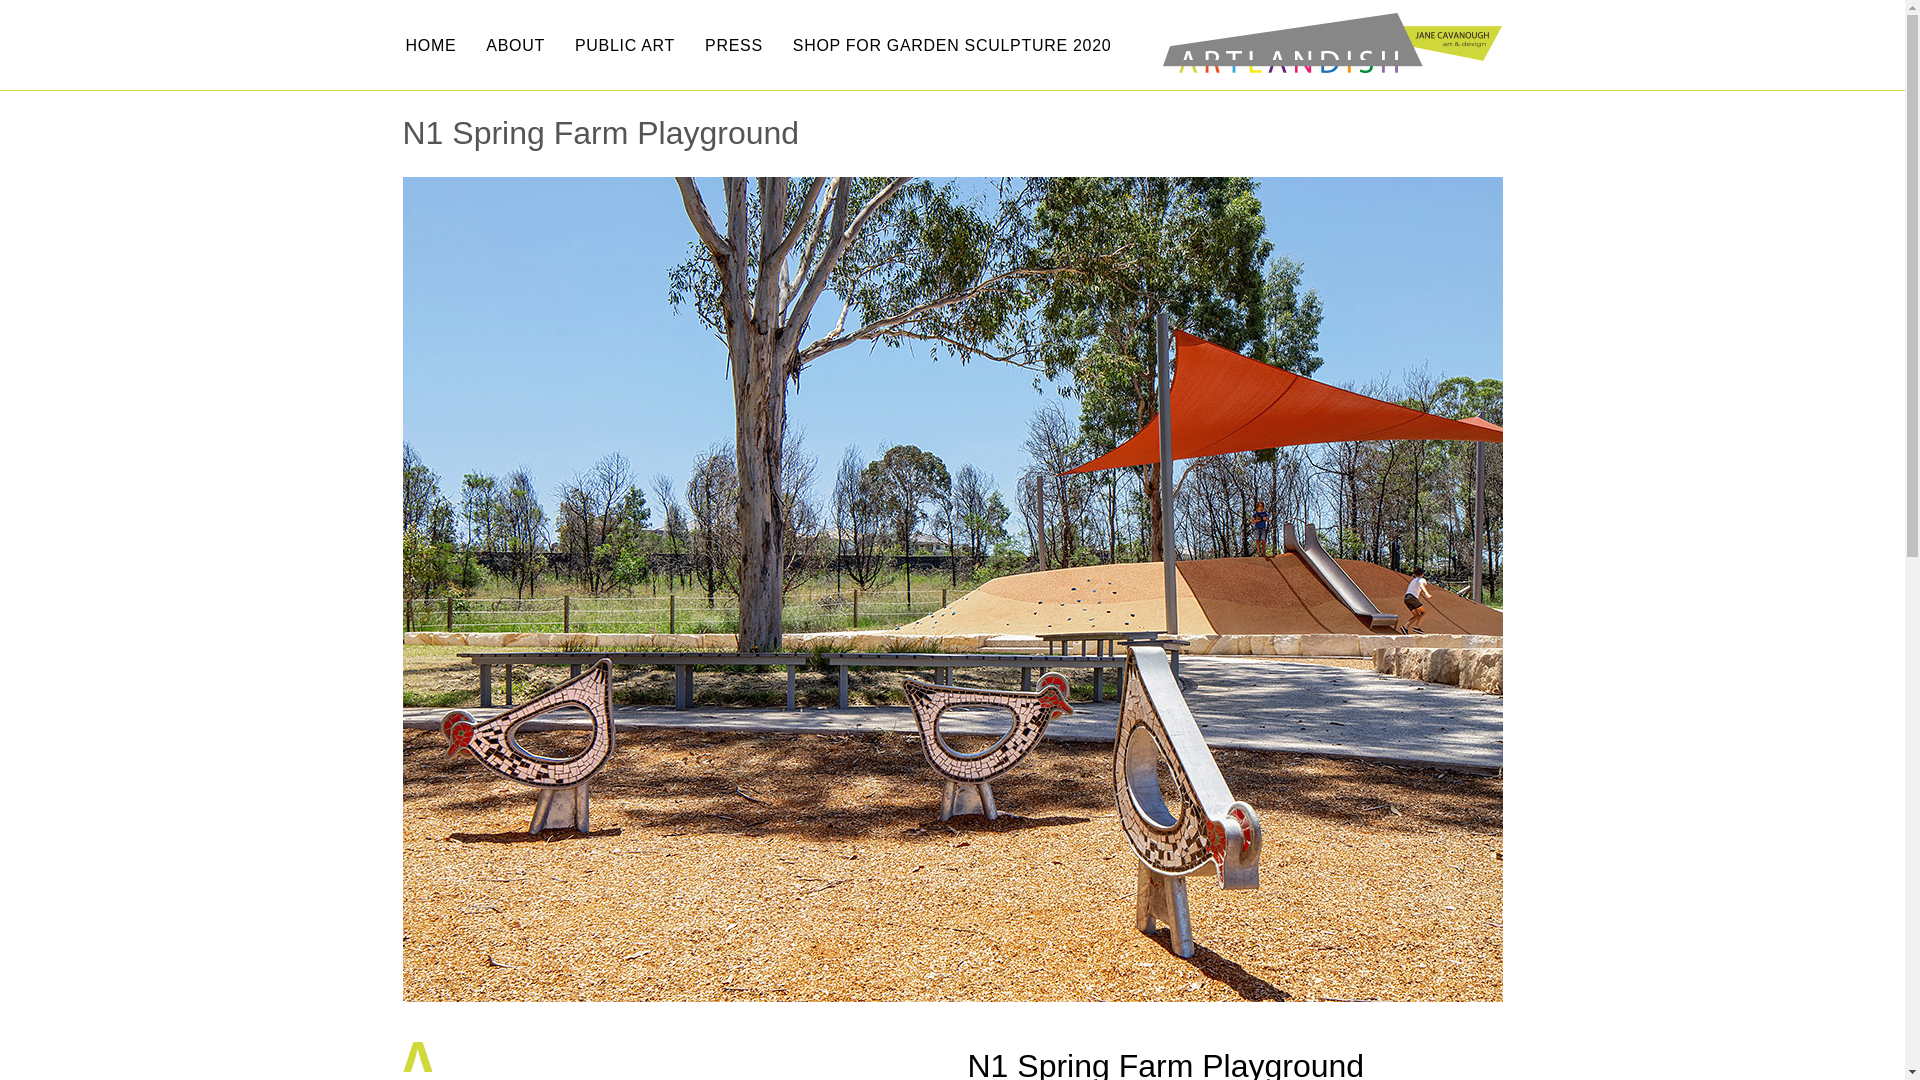  What do you see at coordinates (515, 45) in the screenshot?
I see `'ABOUT'` at bounding box center [515, 45].